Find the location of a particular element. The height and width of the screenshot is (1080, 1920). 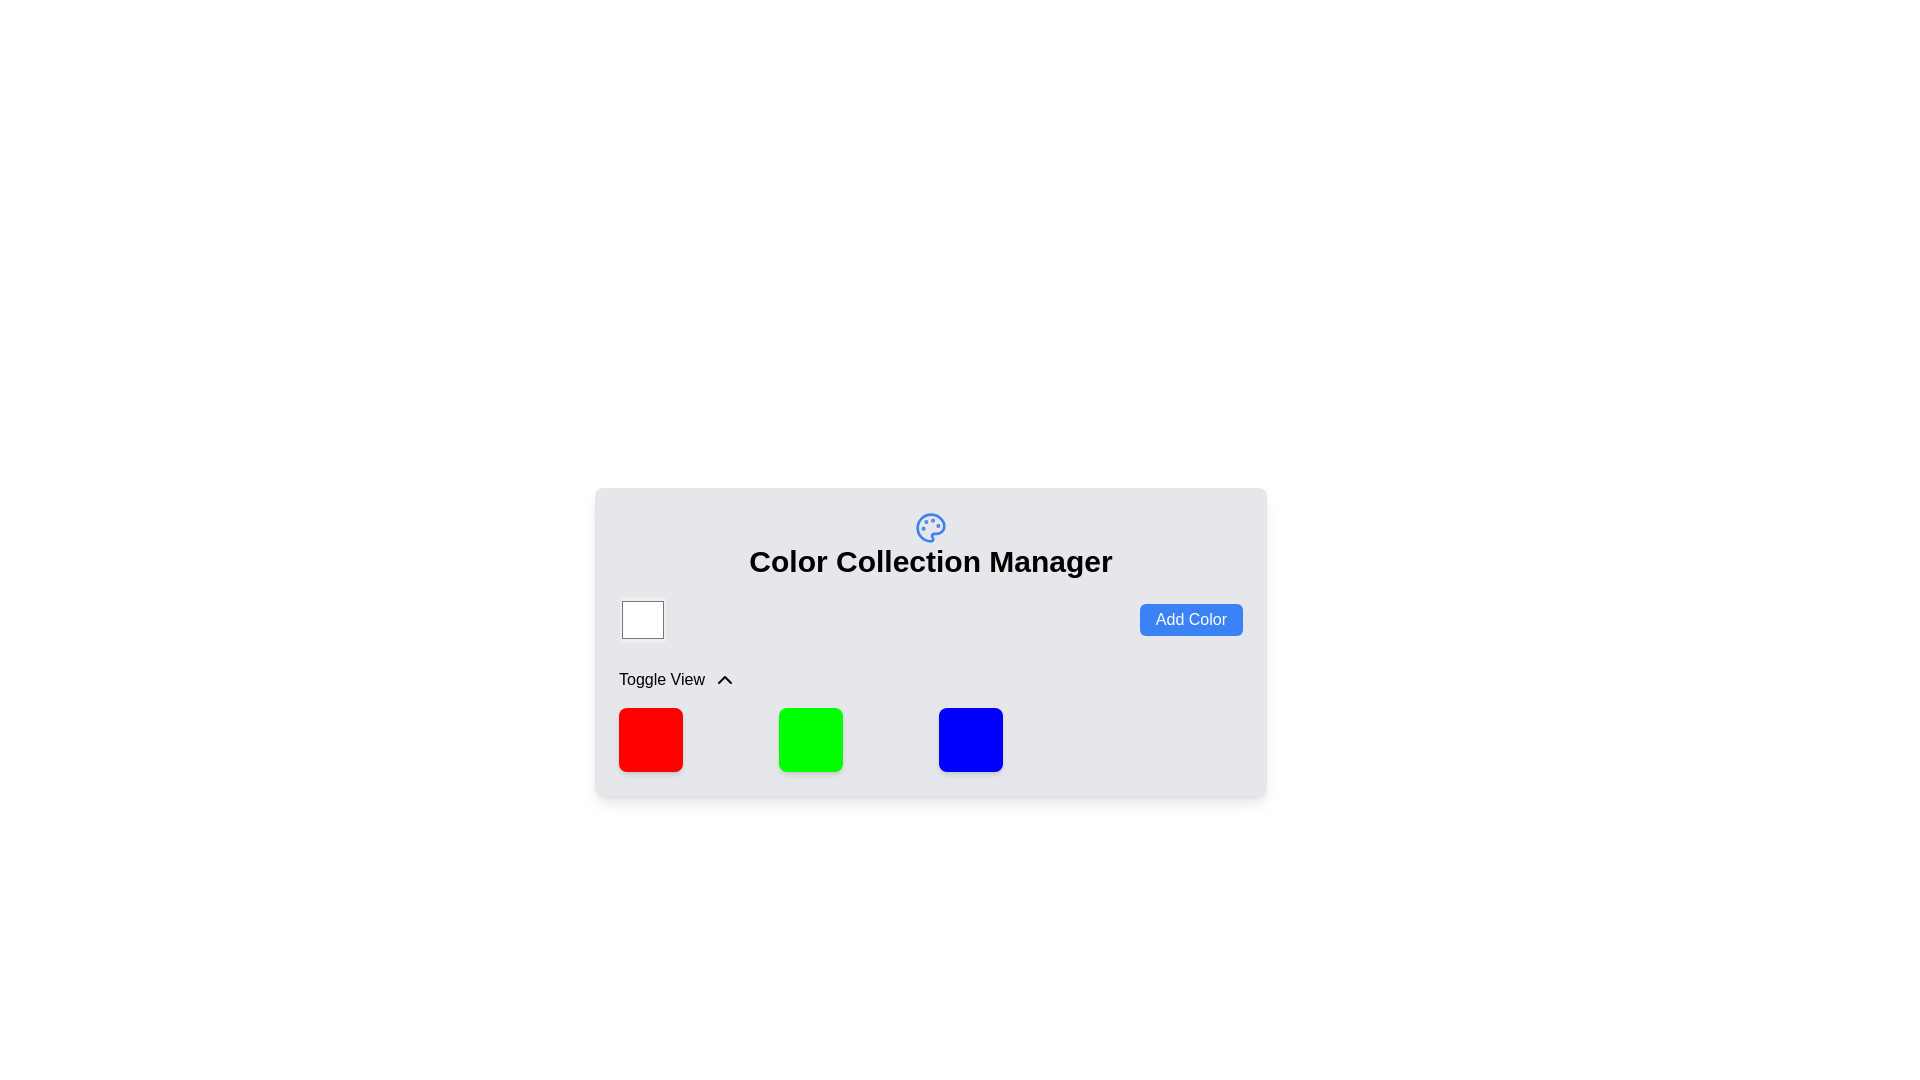

the decorative icon representing the 'Color Collection Manager' feature, which is located above the title text in the central section of the interface is located at coordinates (930, 527).